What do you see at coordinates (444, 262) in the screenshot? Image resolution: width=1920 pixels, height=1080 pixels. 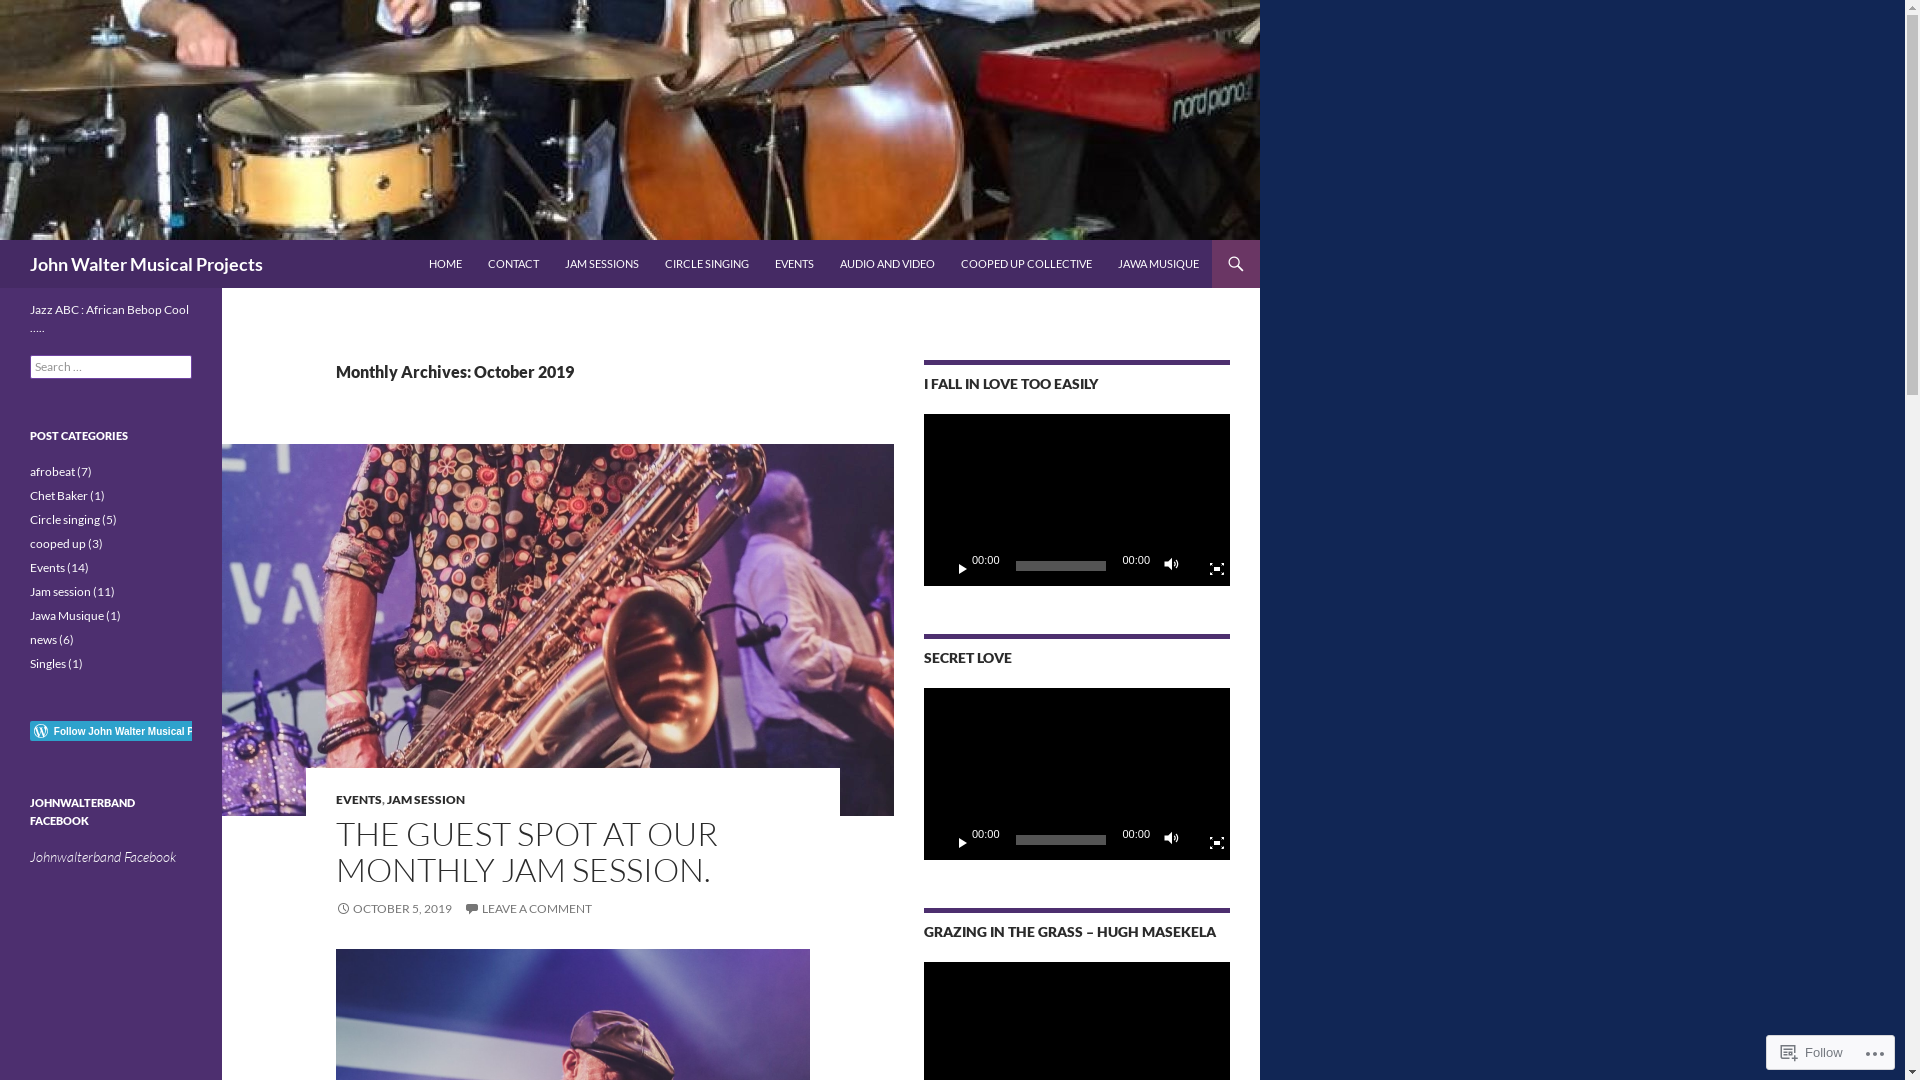 I see `'HOME'` at bounding box center [444, 262].